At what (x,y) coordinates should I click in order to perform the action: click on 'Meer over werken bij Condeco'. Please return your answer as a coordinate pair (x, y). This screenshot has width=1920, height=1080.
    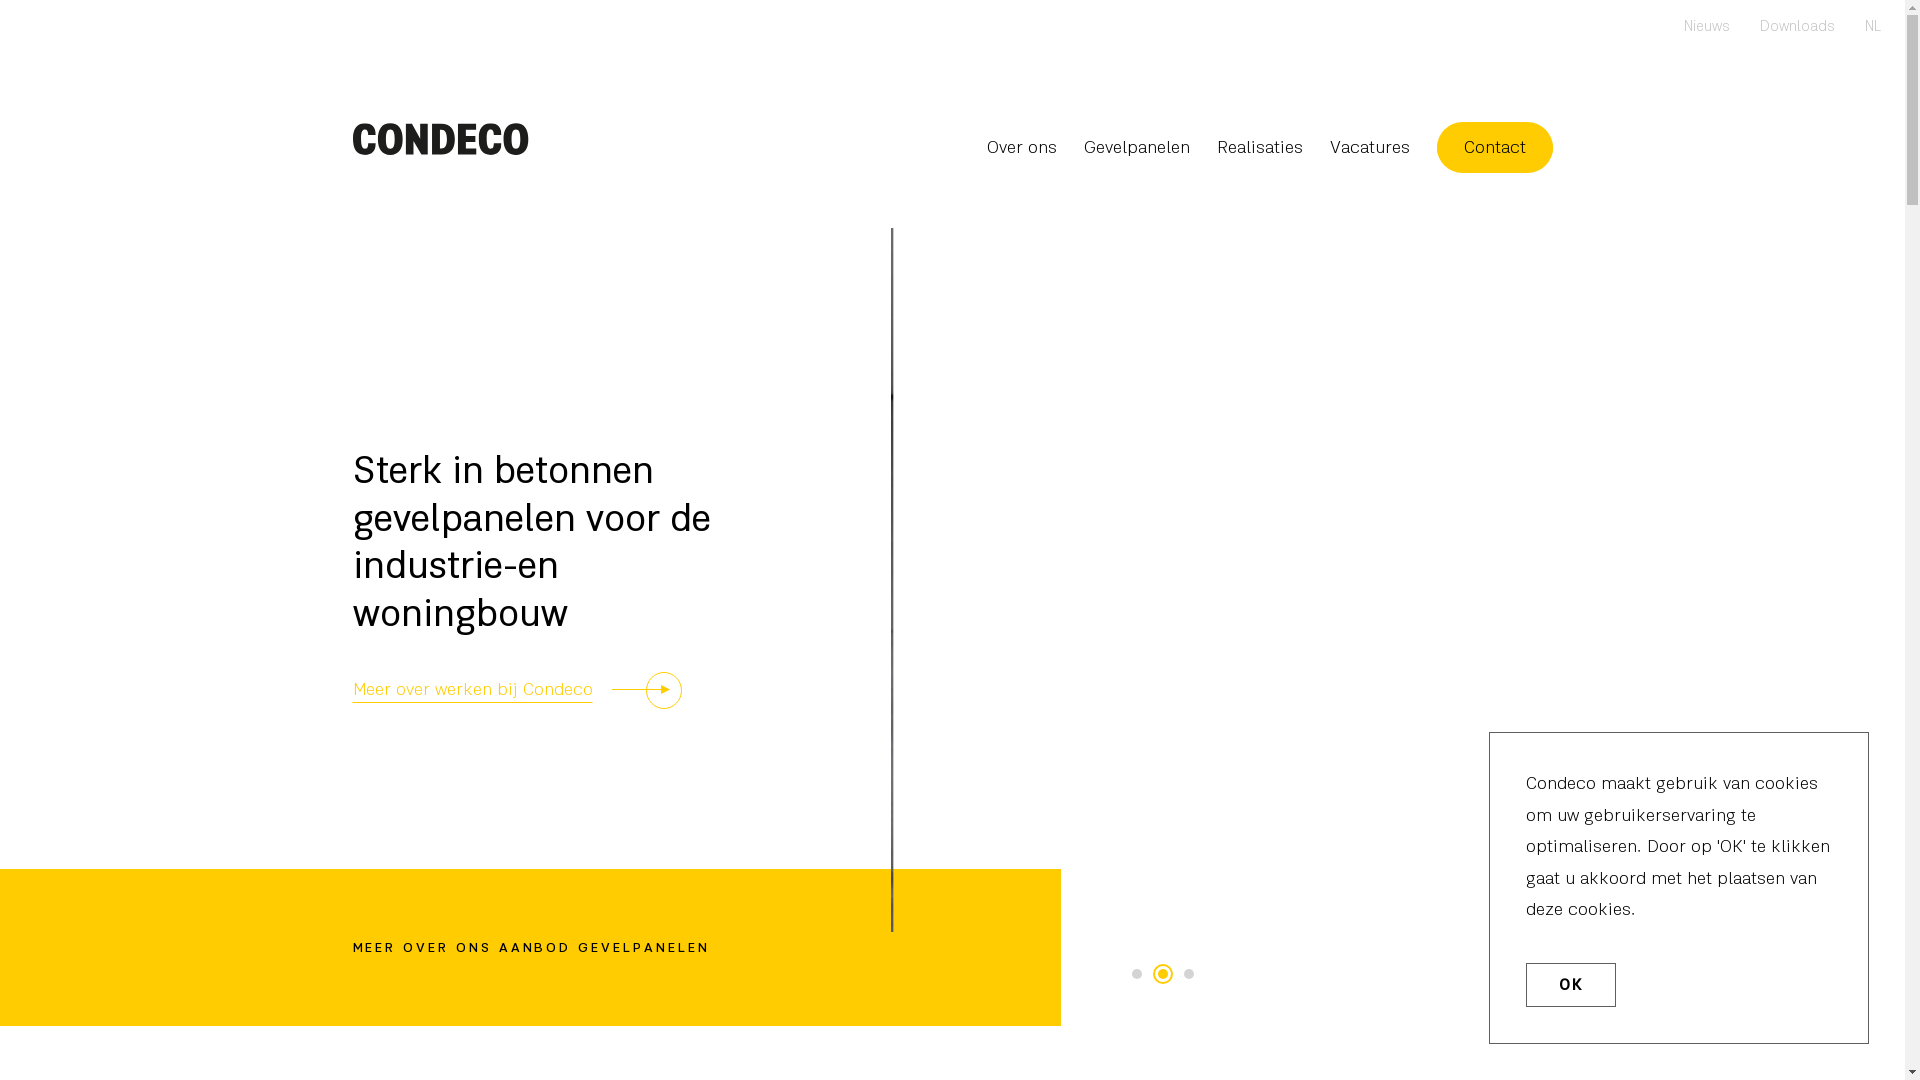
    Looking at the image, I should click on (351, 689).